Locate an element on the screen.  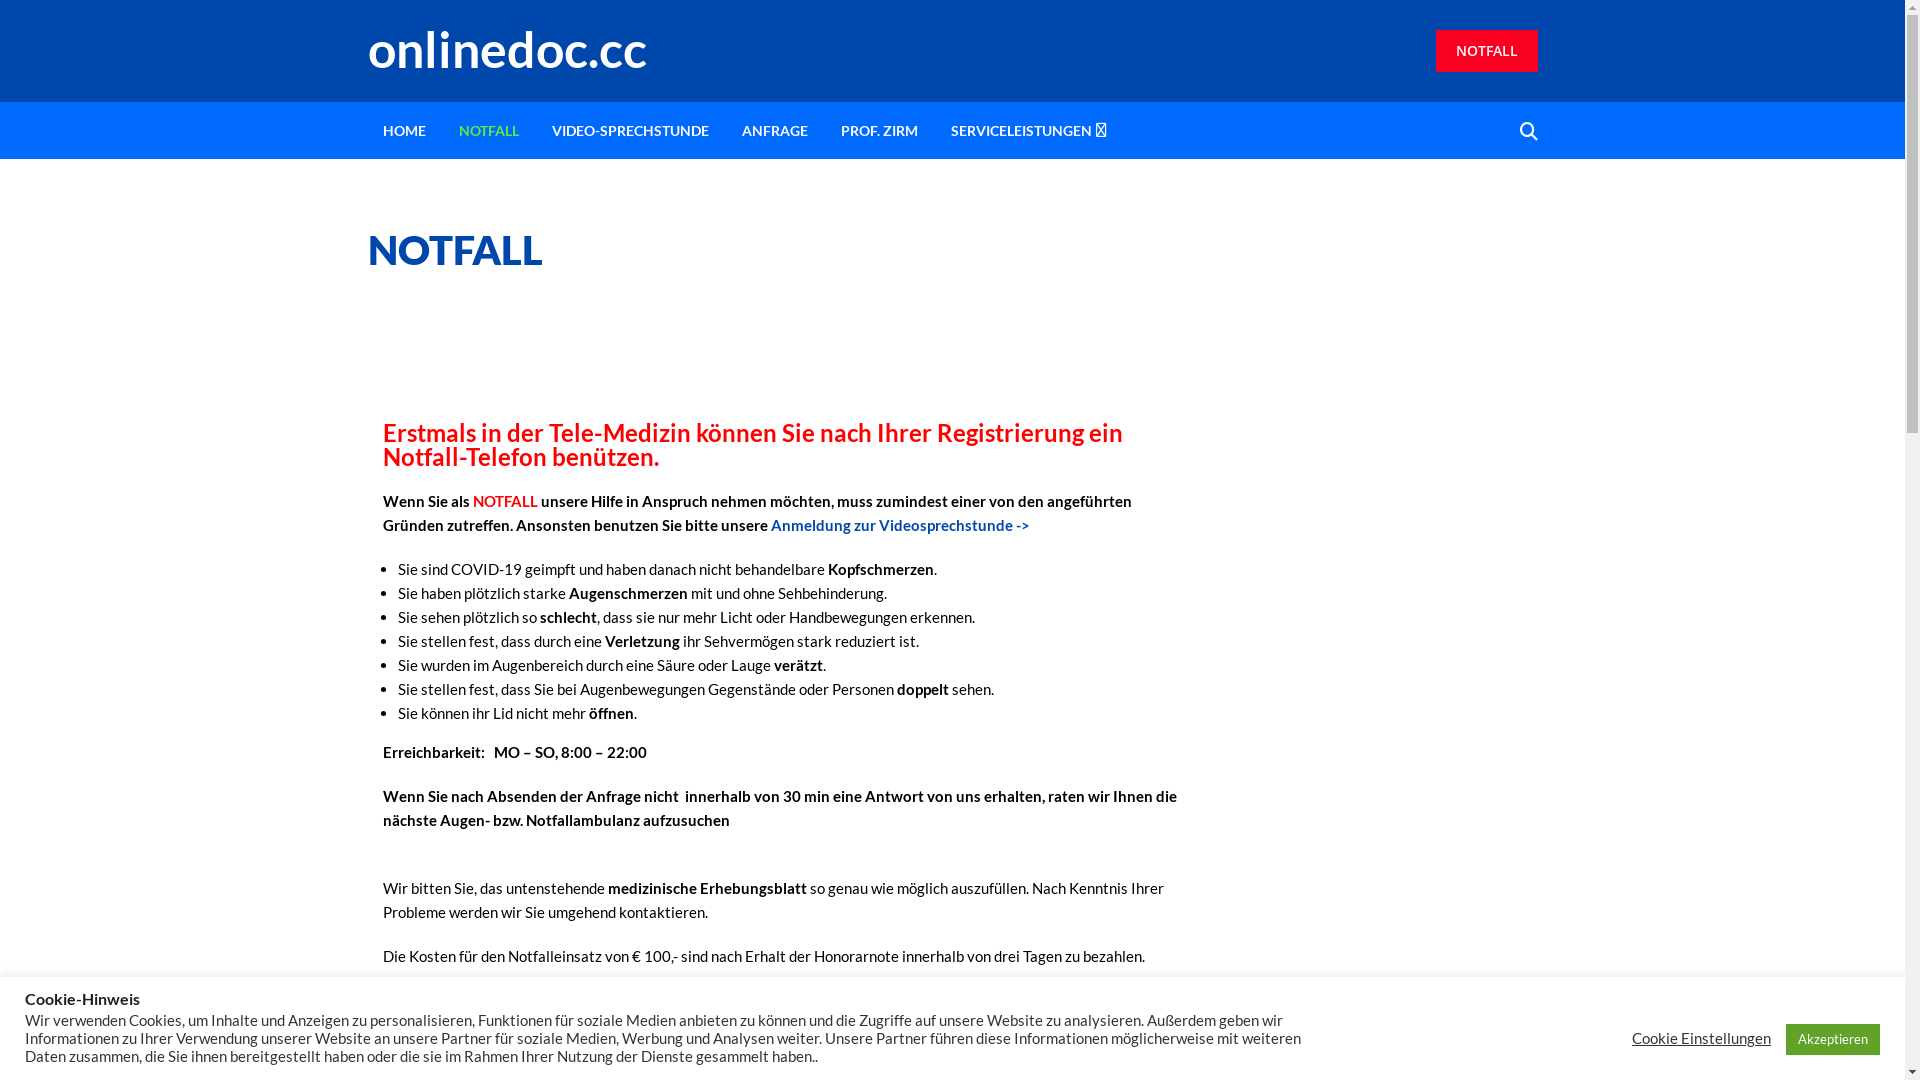
'VIDEO-SPRECHSTUNDE' is located at coordinates (628, 130).